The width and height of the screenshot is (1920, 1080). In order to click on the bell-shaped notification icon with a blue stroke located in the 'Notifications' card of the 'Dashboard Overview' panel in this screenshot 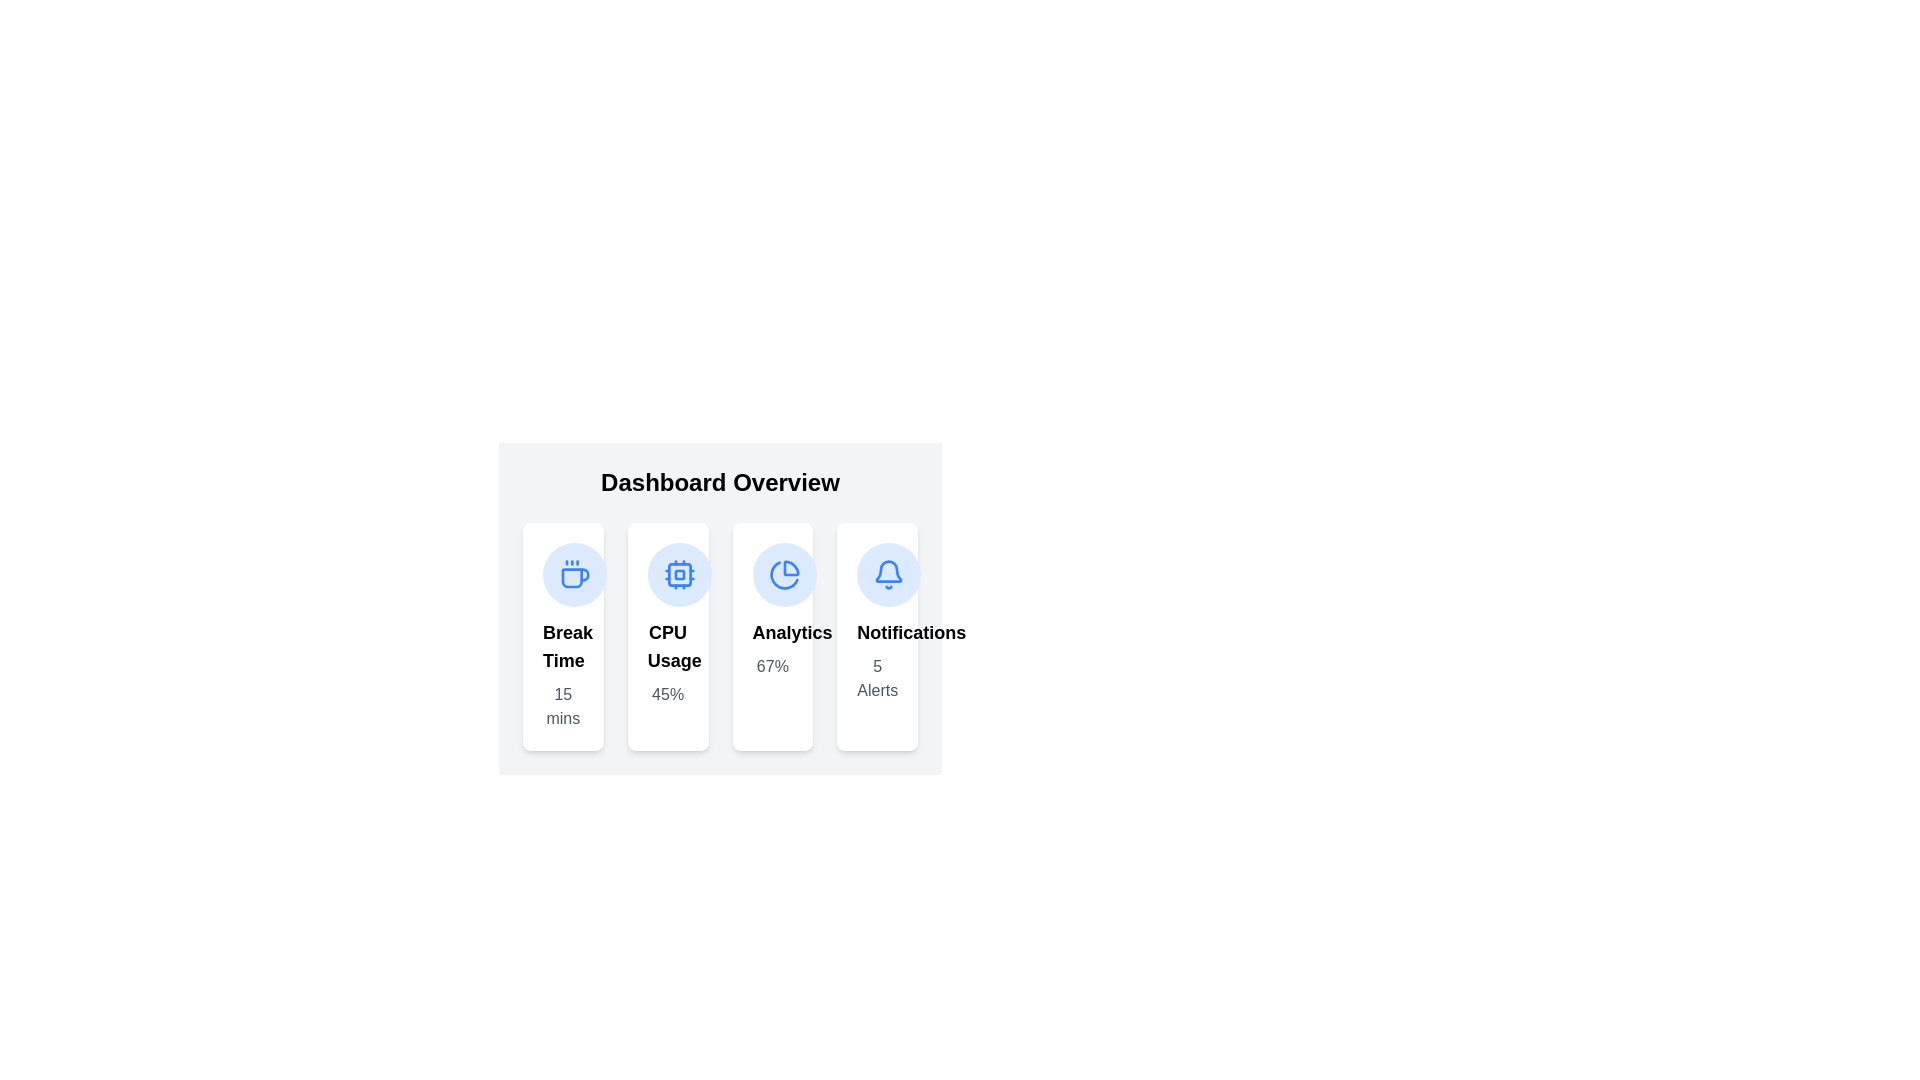, I will do `click(888, 574)`.